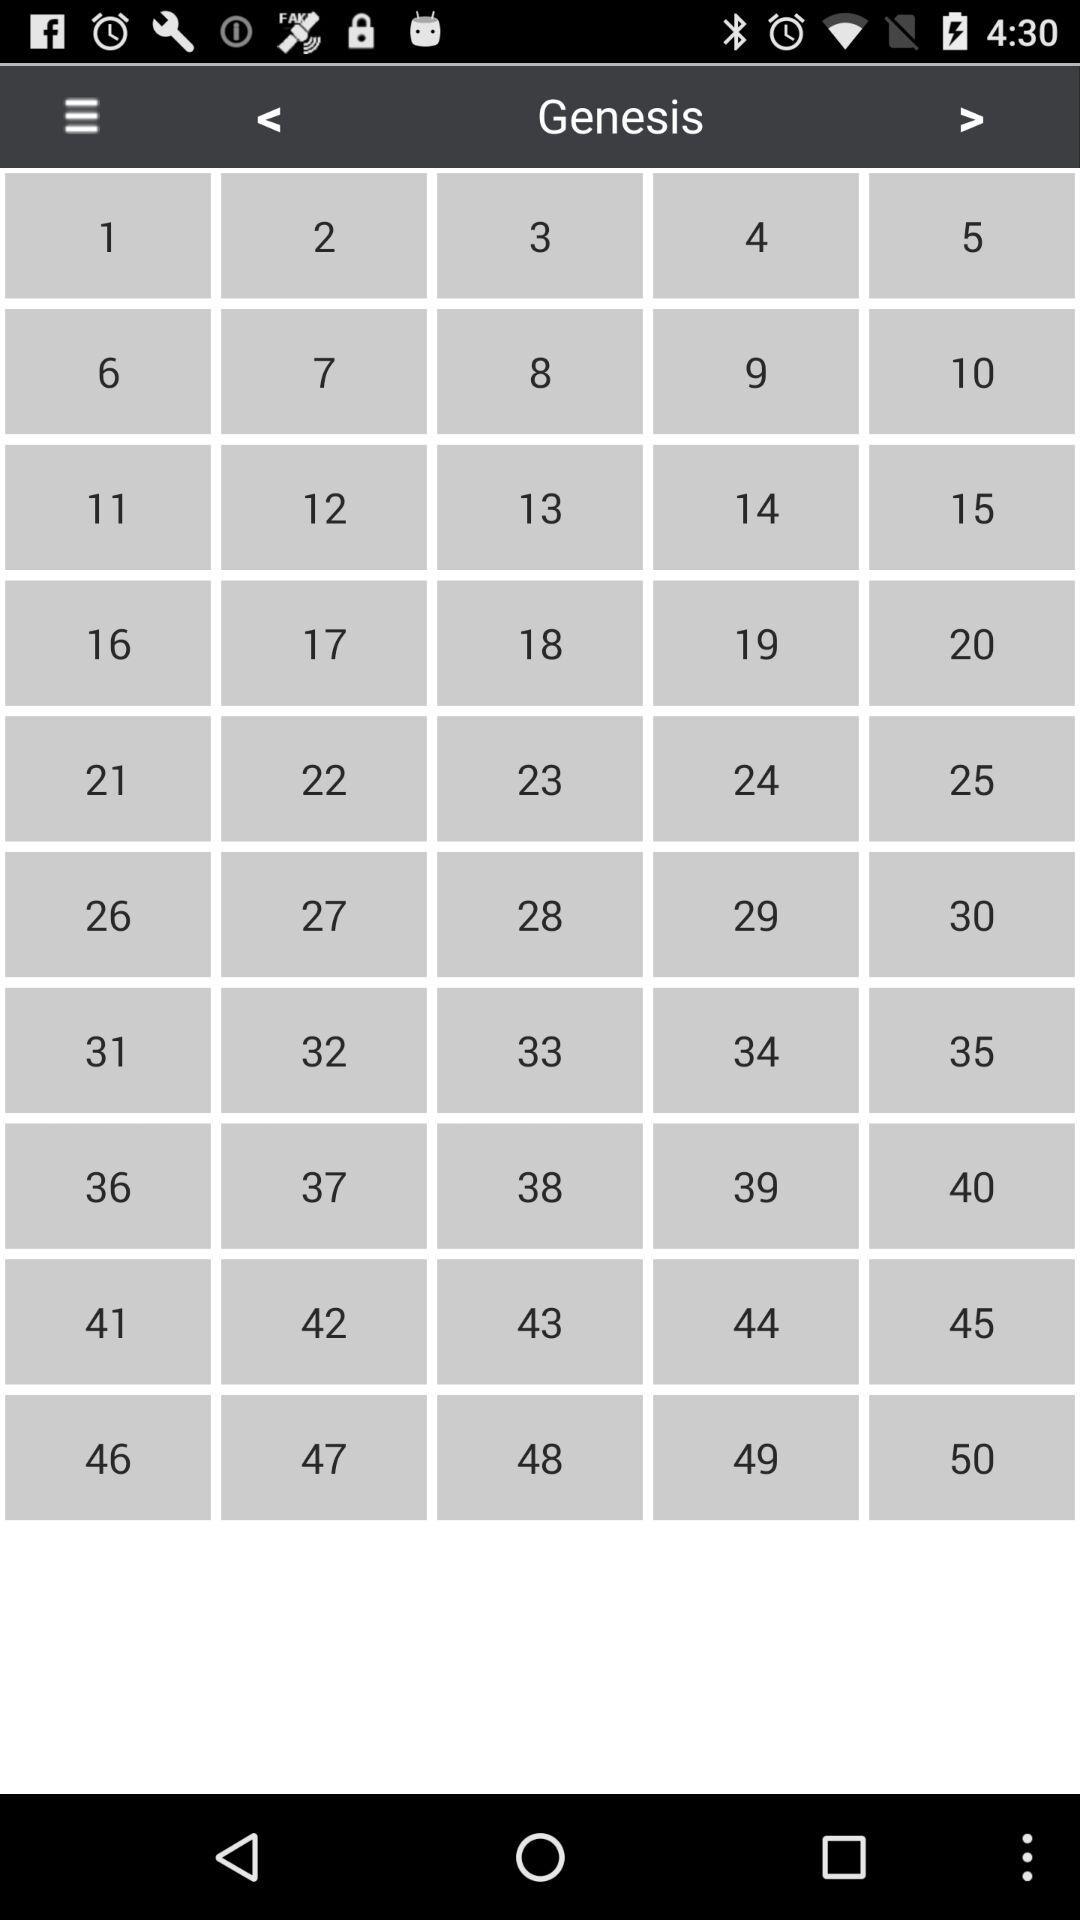  What do you see at coordinates (80, 122) in the screenshot?
I see `the menu icon` at bounding box center [80, 122].